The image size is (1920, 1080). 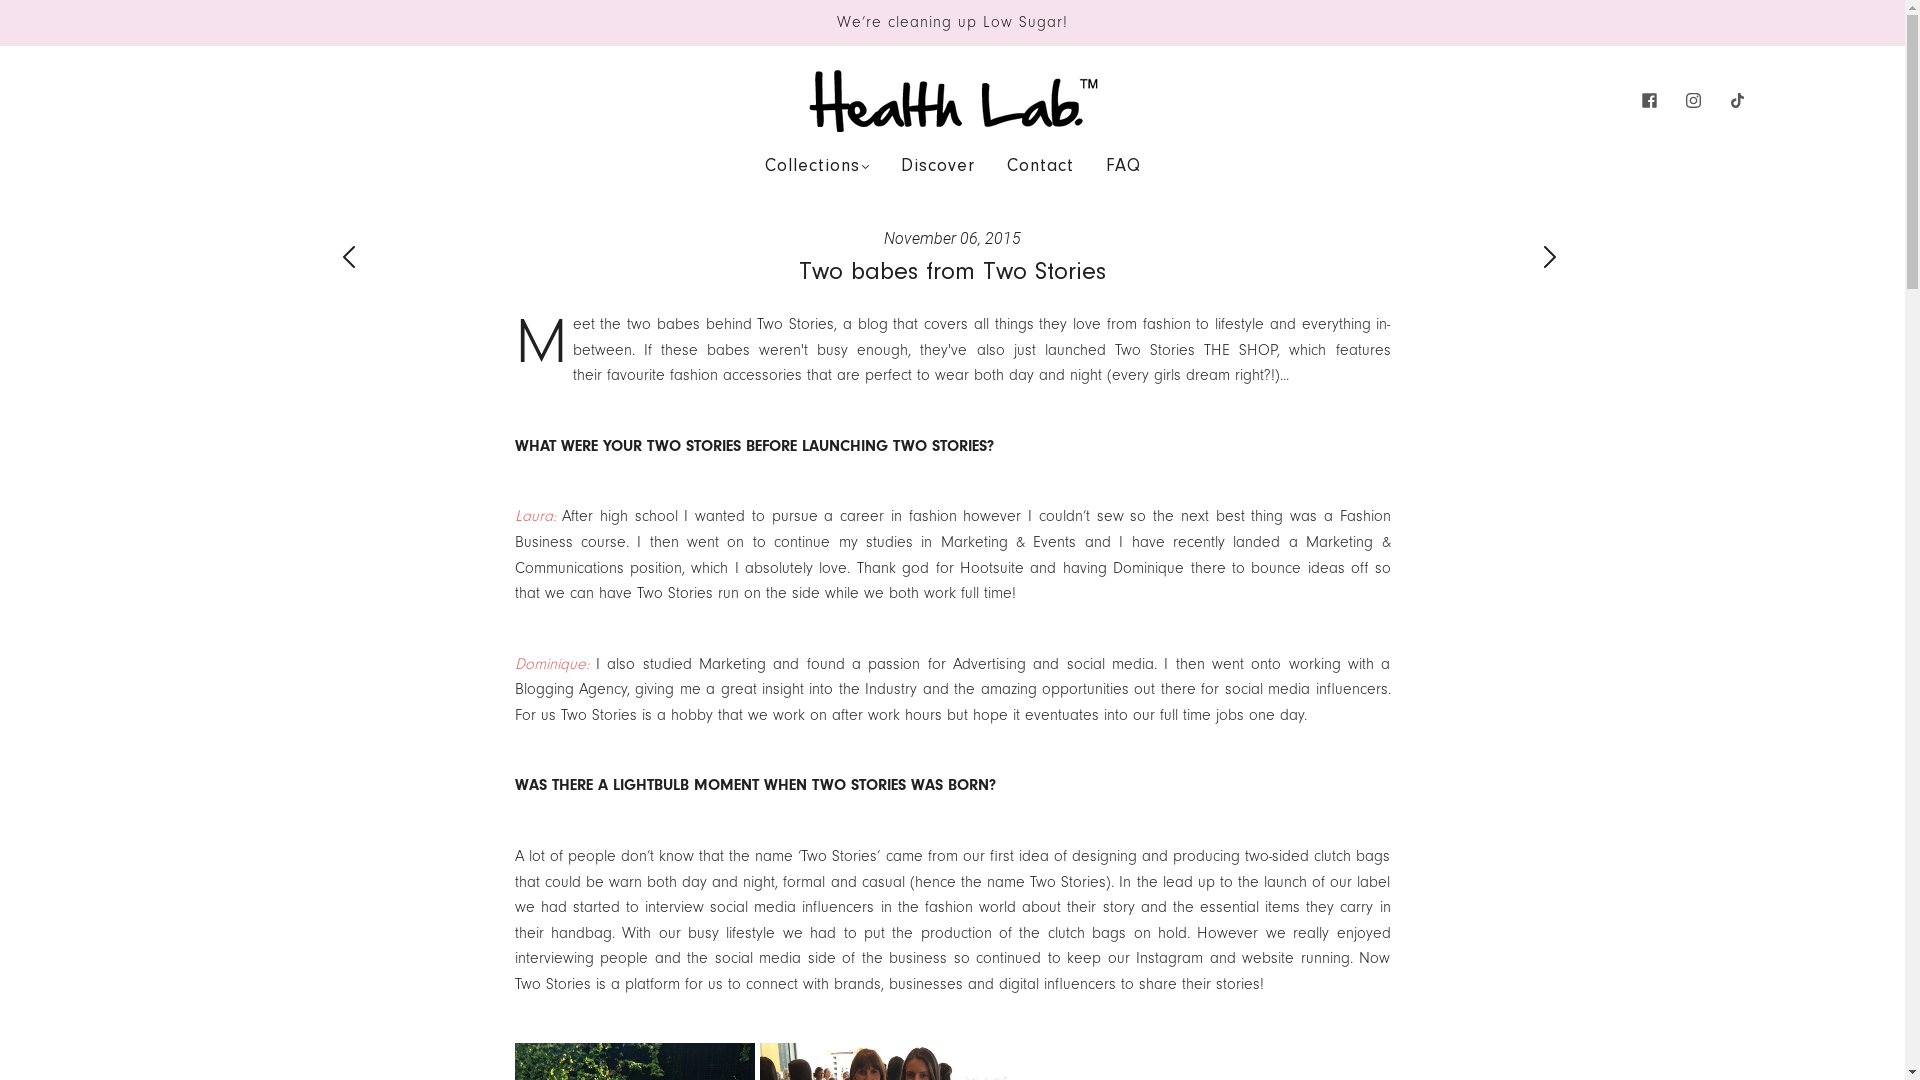 What do you see at coordinates (1039, 166) in the screenshot?
I see `'Contact'` at bounding box center [1039, 166].